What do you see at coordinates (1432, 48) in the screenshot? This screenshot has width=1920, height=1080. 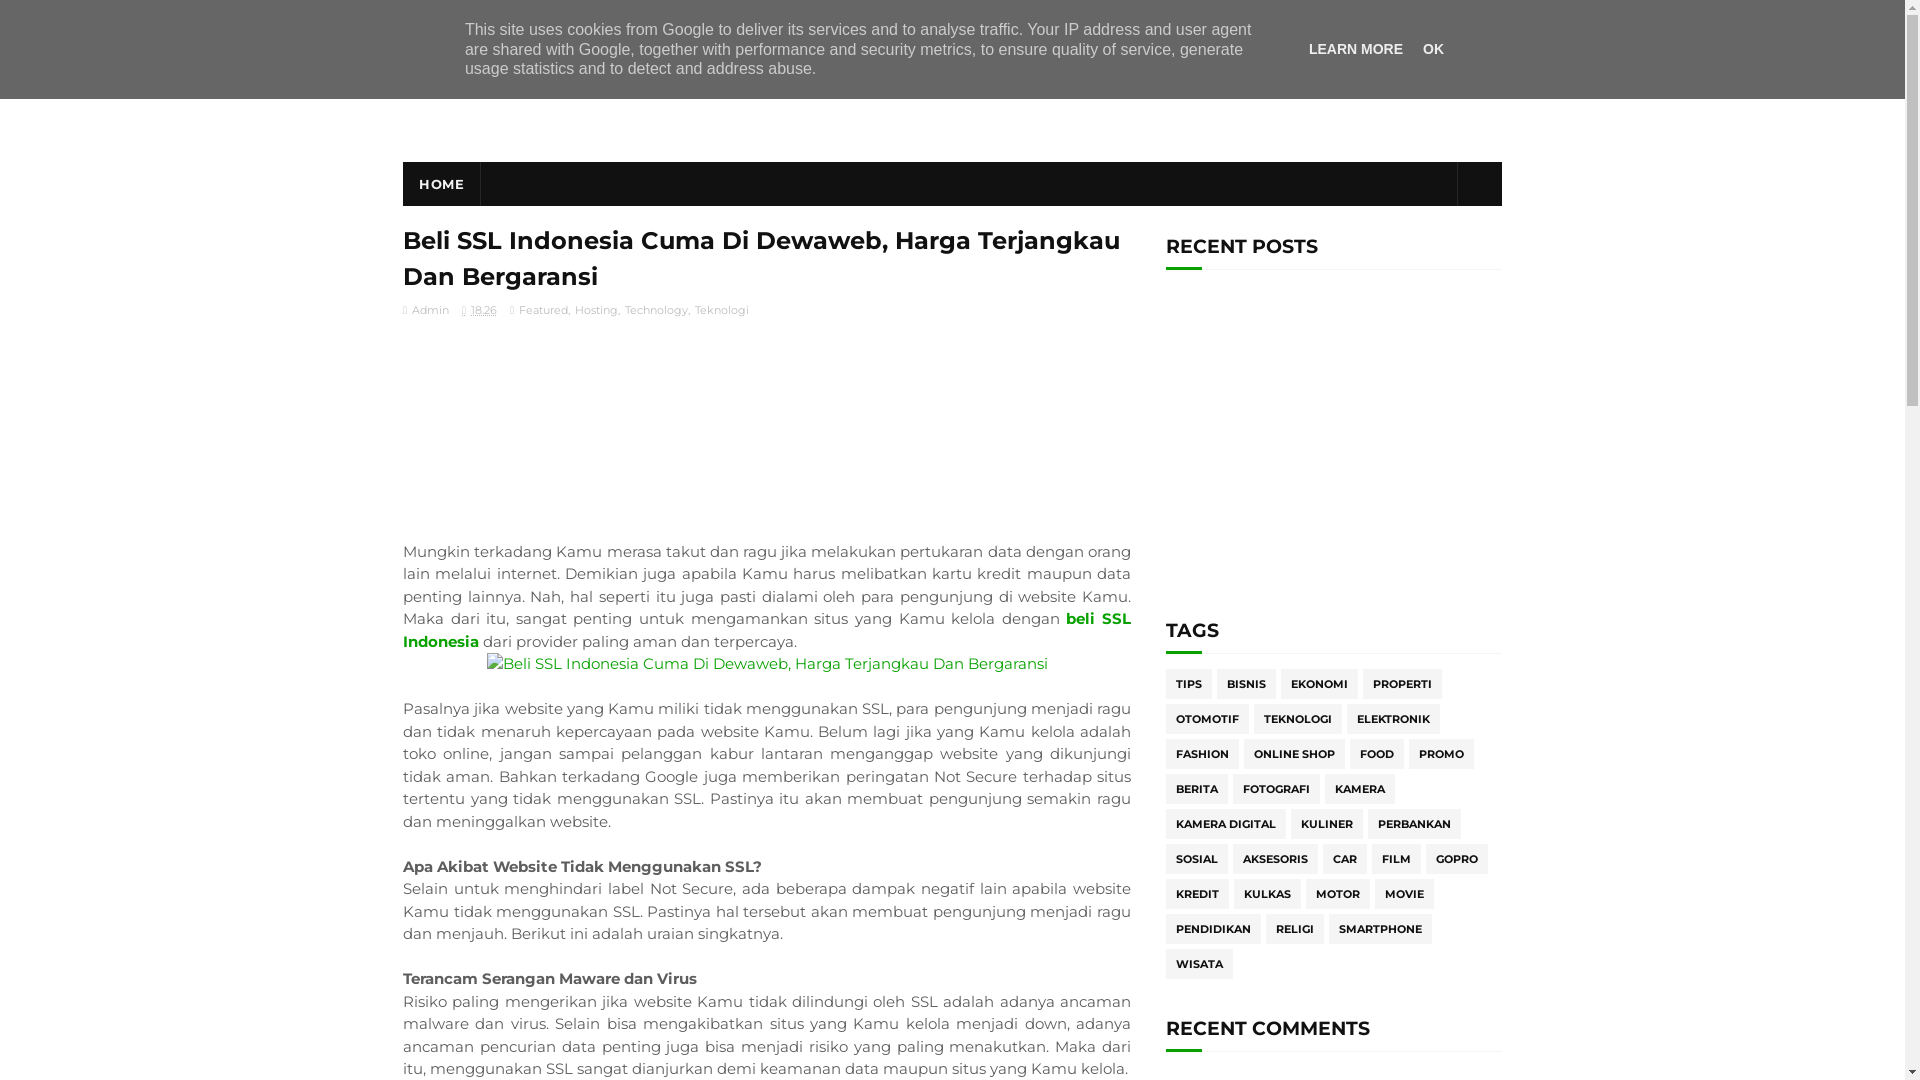 I see `'OK'` at bounding box center [1432, 48].